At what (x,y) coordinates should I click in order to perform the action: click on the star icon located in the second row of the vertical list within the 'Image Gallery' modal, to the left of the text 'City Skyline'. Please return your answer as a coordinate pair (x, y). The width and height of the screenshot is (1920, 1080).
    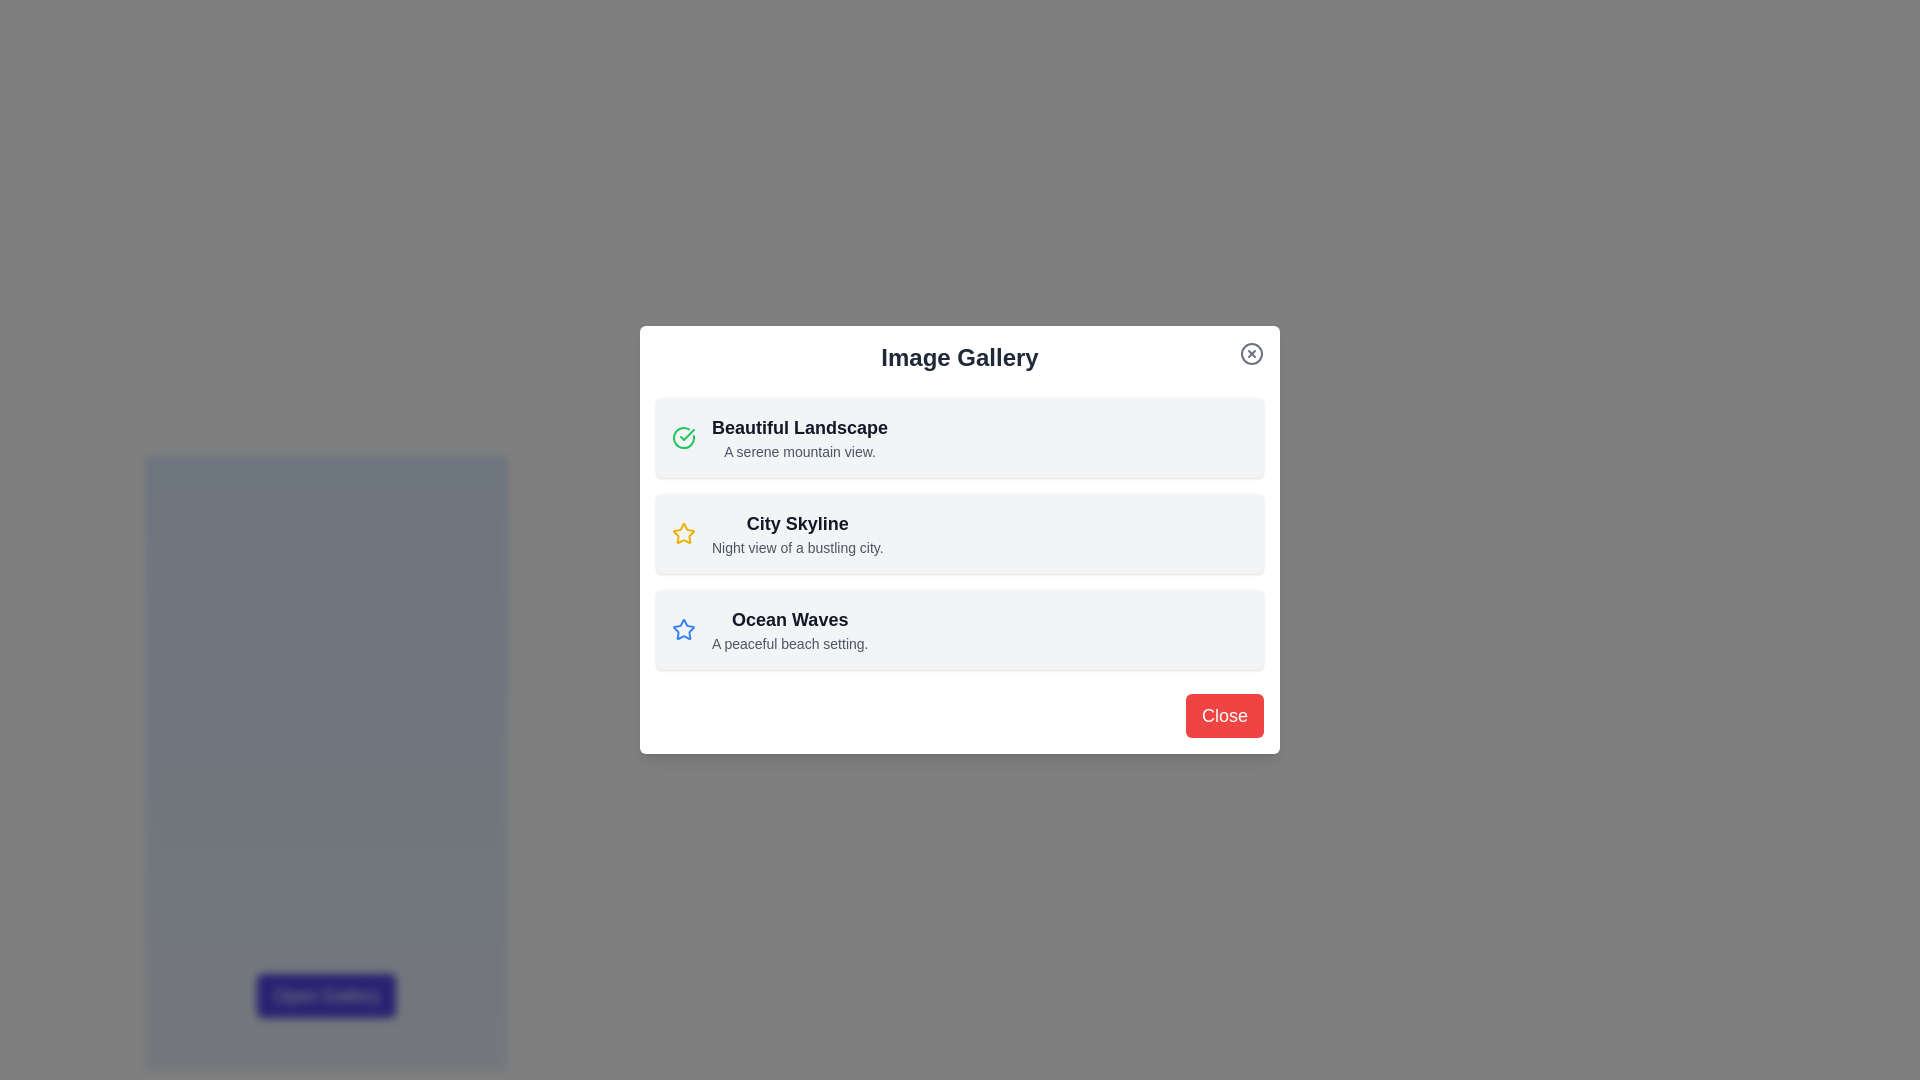
    Looking at the image, I should click on (684, 628).